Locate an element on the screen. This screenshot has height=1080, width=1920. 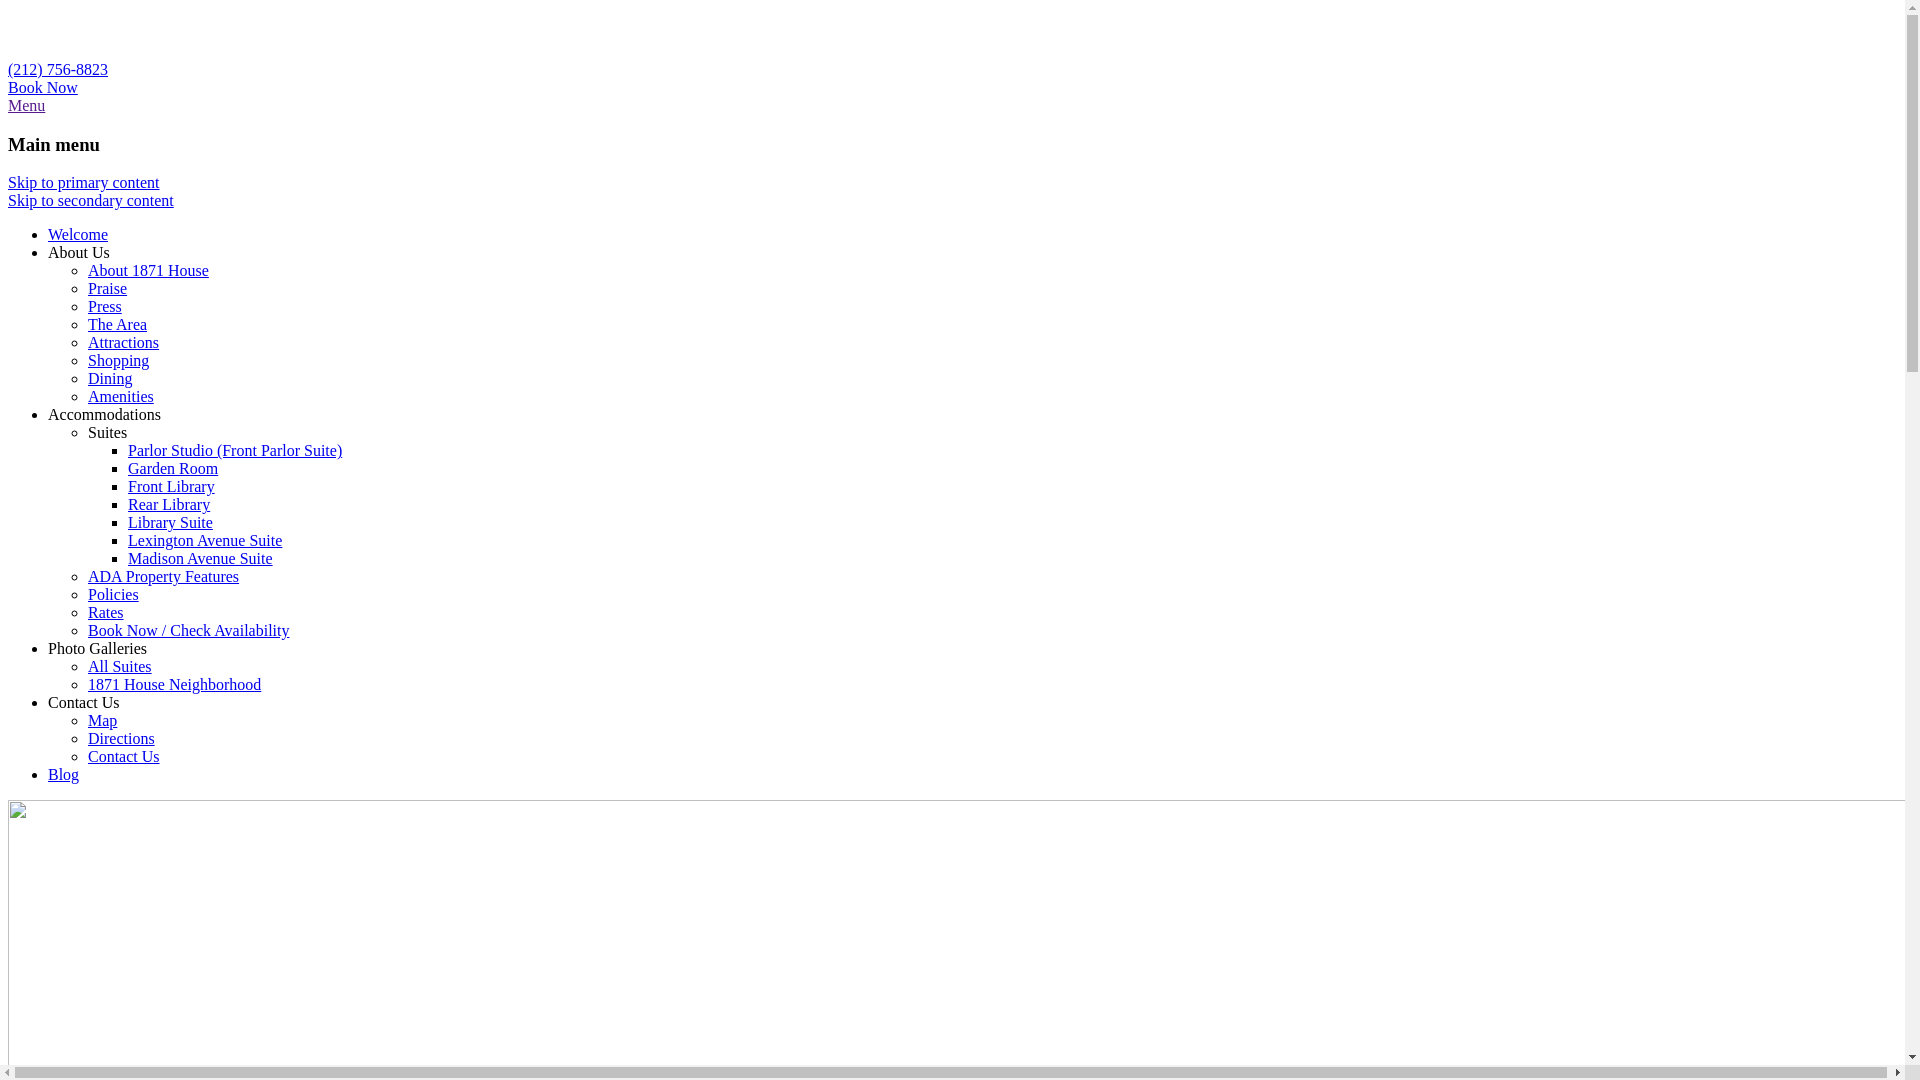
'Skip to secondary content' is located at coordinates (90, 200).